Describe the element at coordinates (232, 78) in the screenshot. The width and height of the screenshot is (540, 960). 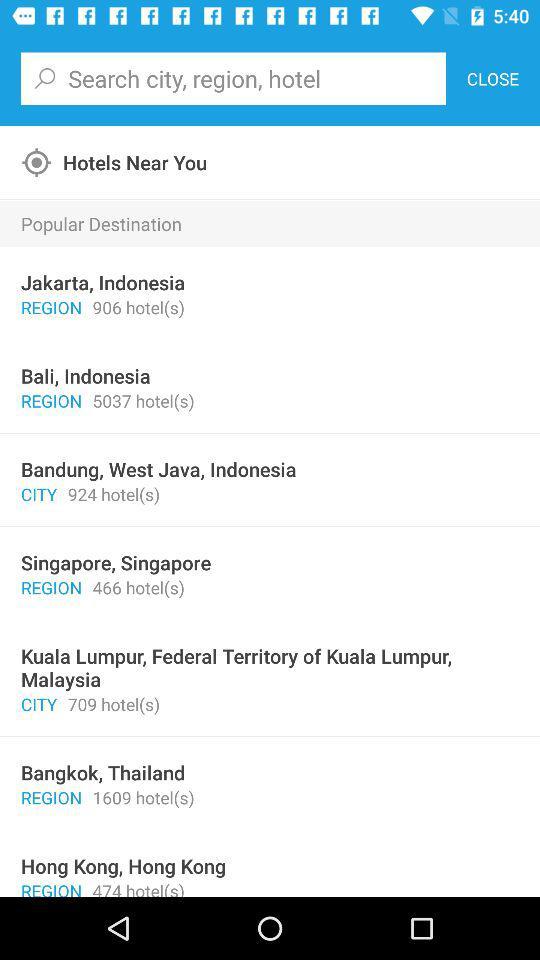
I see `search field` at that location.